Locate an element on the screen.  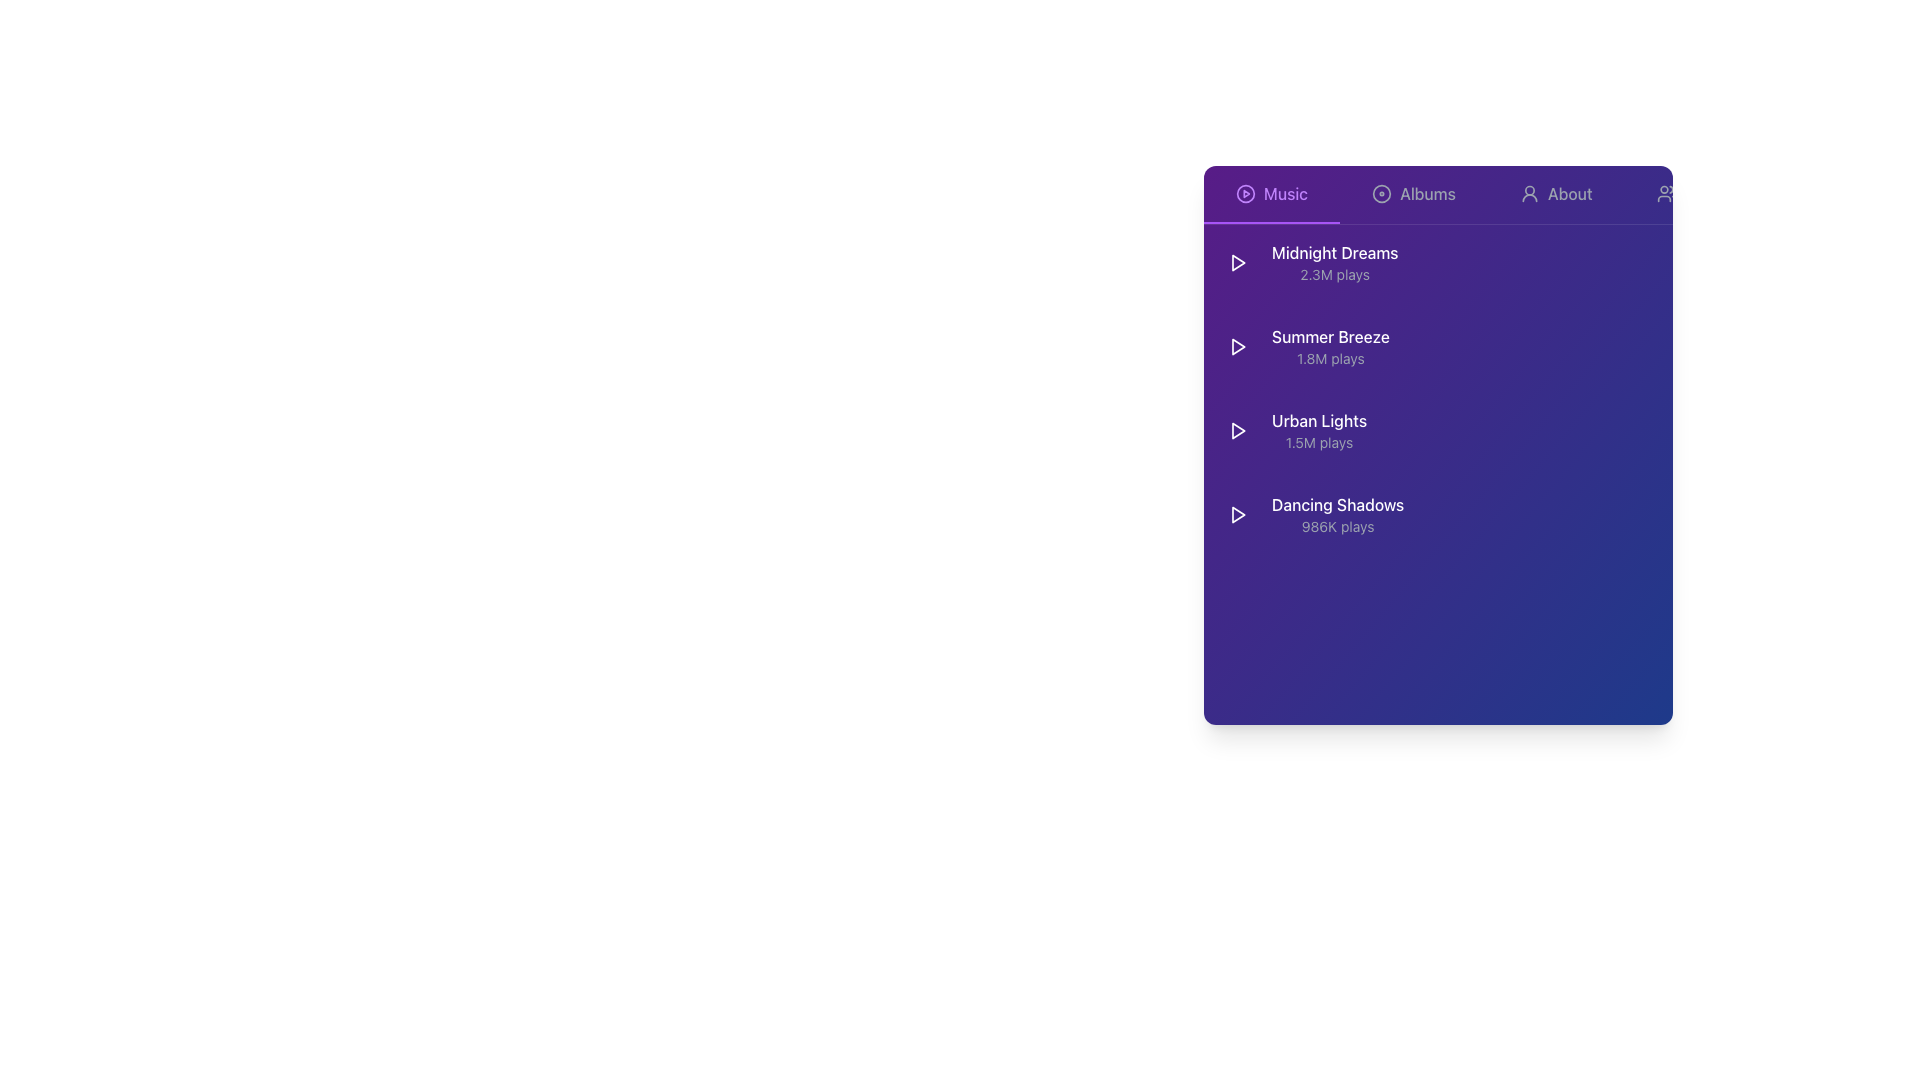
the circular play button icon with a purple background and a white play symbol to play the track 'Summer Breeze' is located at coordinates (1237, 346).